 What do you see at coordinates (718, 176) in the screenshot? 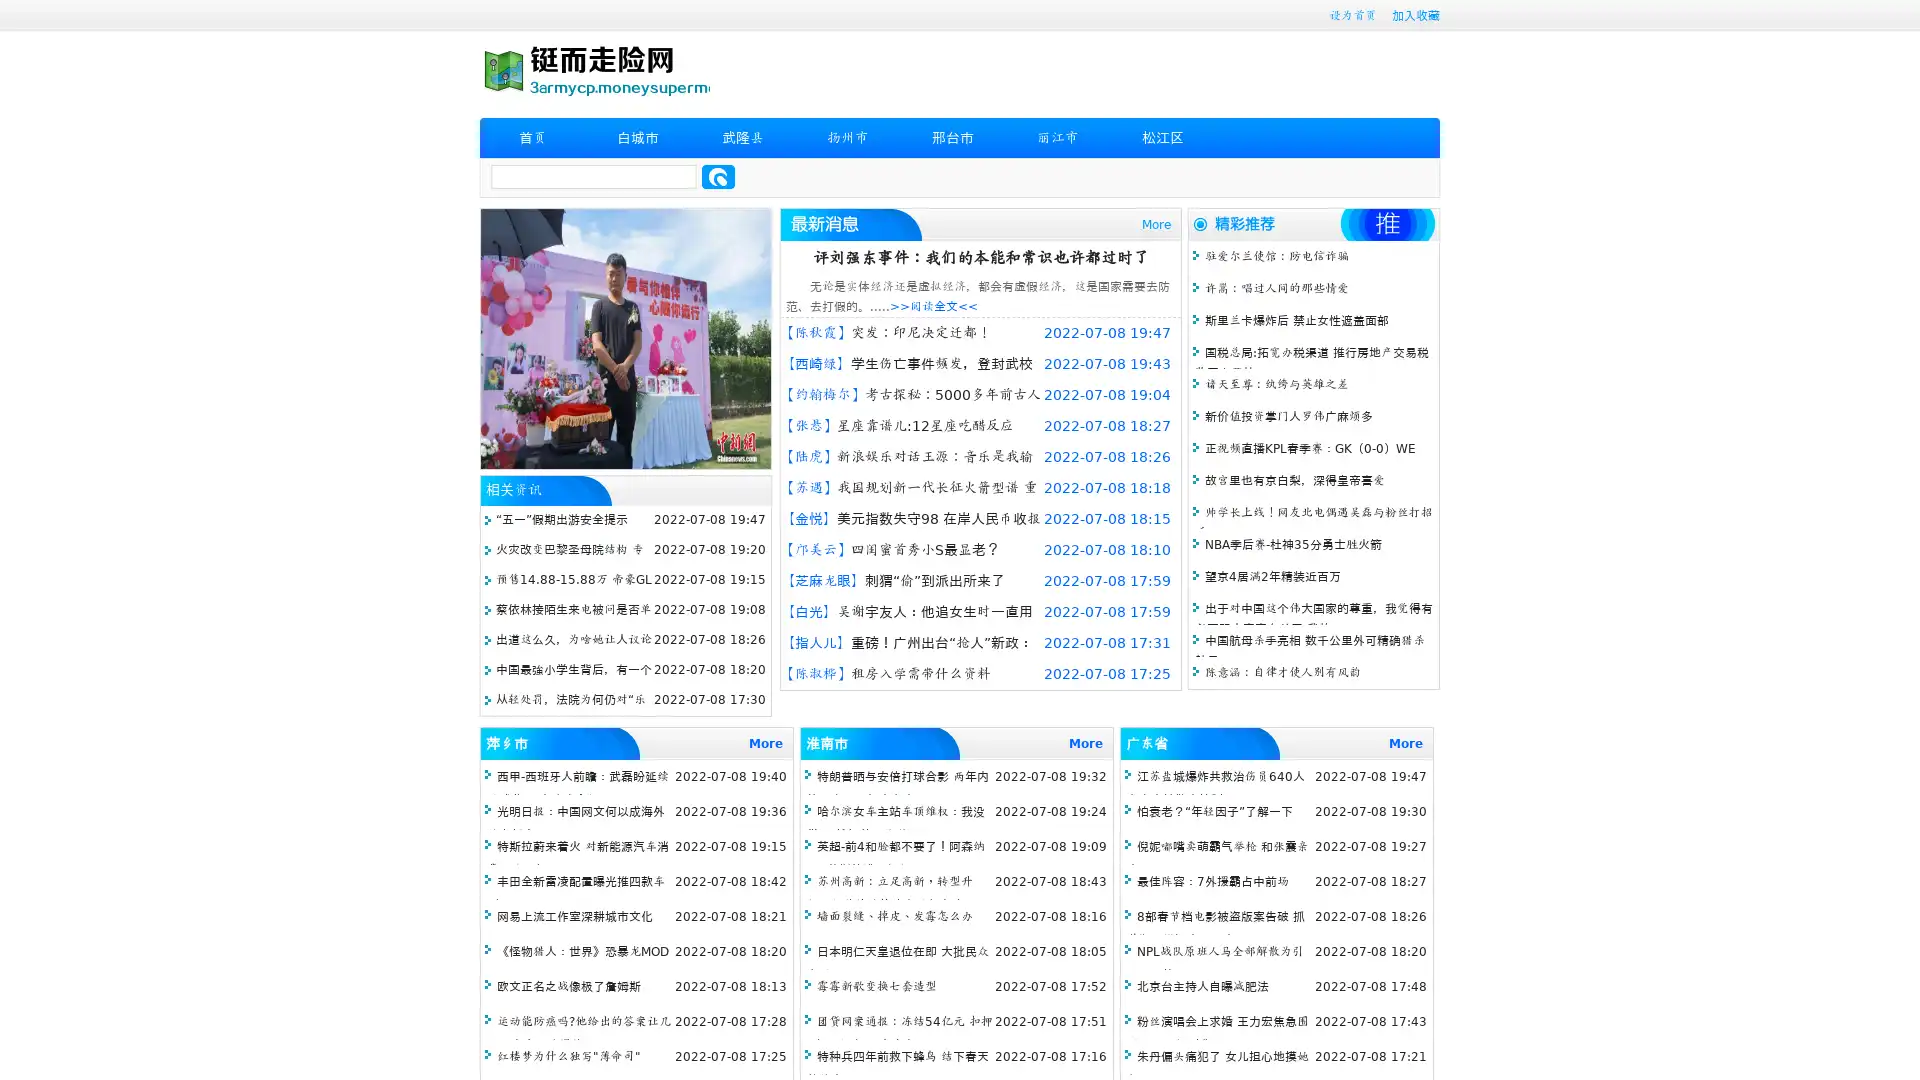
I see `Search` at bounding box center [718, 176].